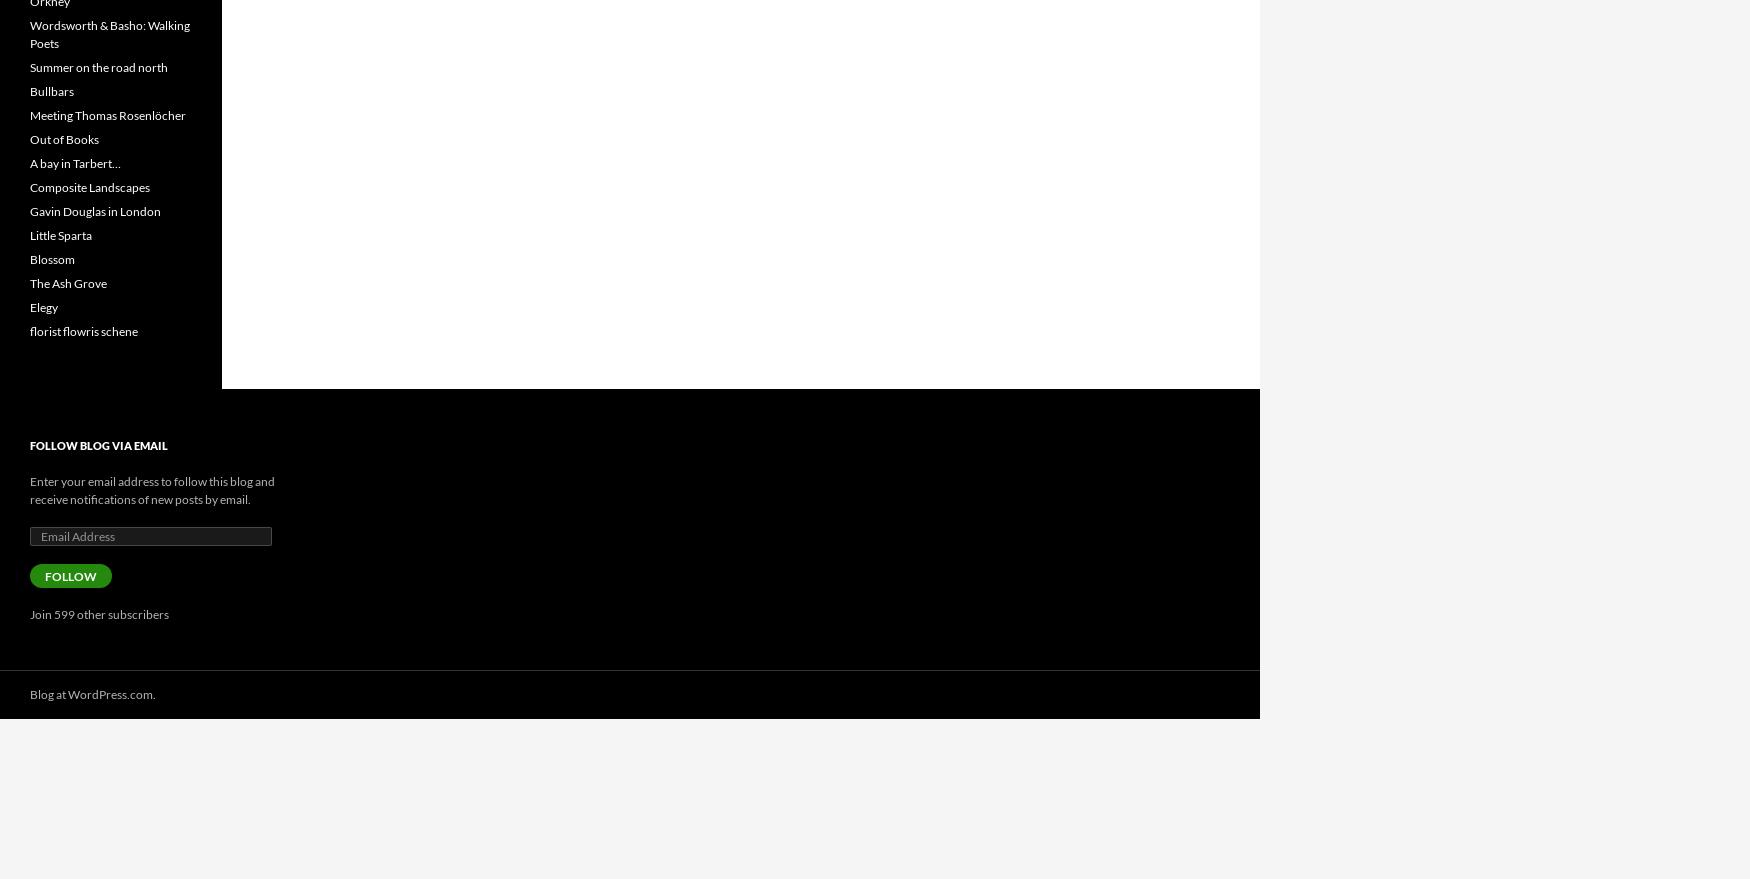 This screenshot has width=1750, height=879. I want to click on 'Bullbars', so click(50, 90).